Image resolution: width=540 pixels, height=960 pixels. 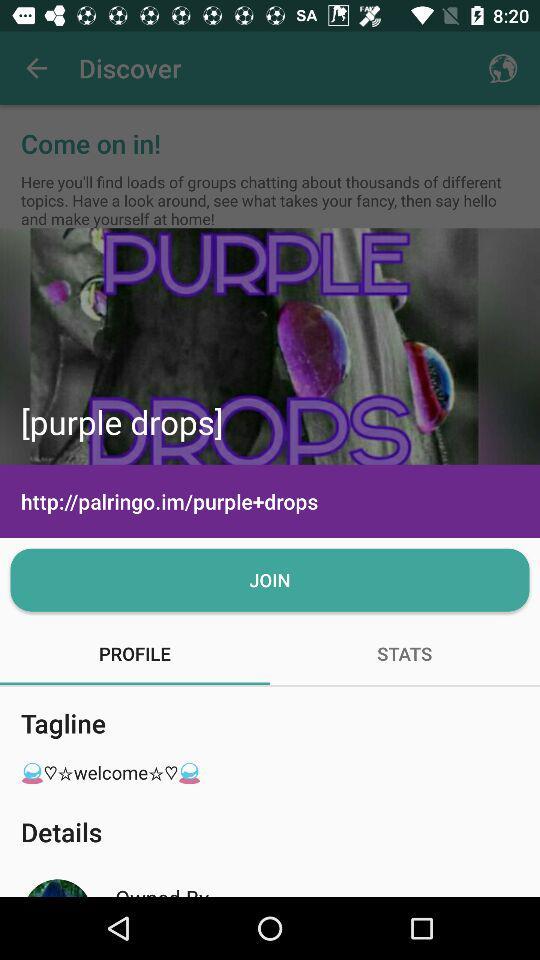 I want to click on icon above the http palringo im icon, so click(x=270, y=346).